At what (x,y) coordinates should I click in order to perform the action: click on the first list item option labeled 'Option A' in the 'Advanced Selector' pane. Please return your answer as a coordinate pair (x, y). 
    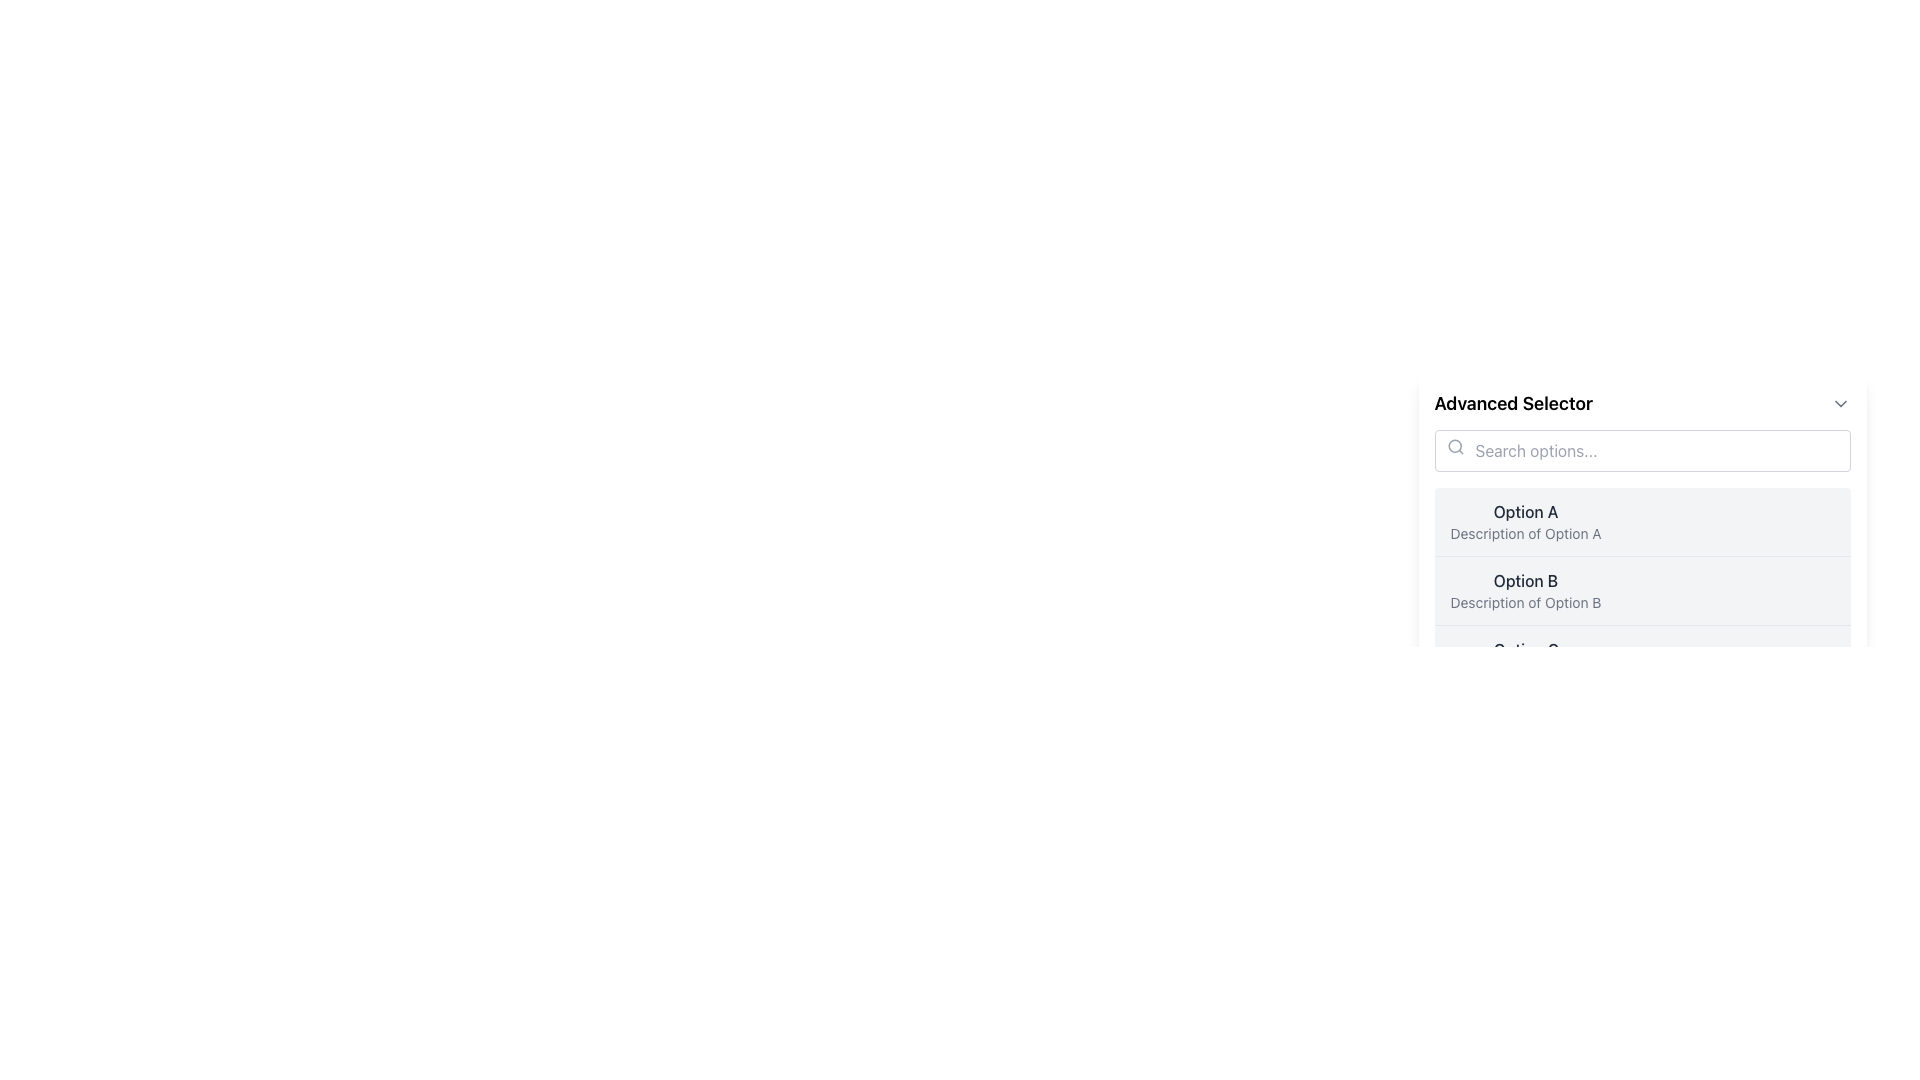
    Looking at the image, I should click on (1642, 520).